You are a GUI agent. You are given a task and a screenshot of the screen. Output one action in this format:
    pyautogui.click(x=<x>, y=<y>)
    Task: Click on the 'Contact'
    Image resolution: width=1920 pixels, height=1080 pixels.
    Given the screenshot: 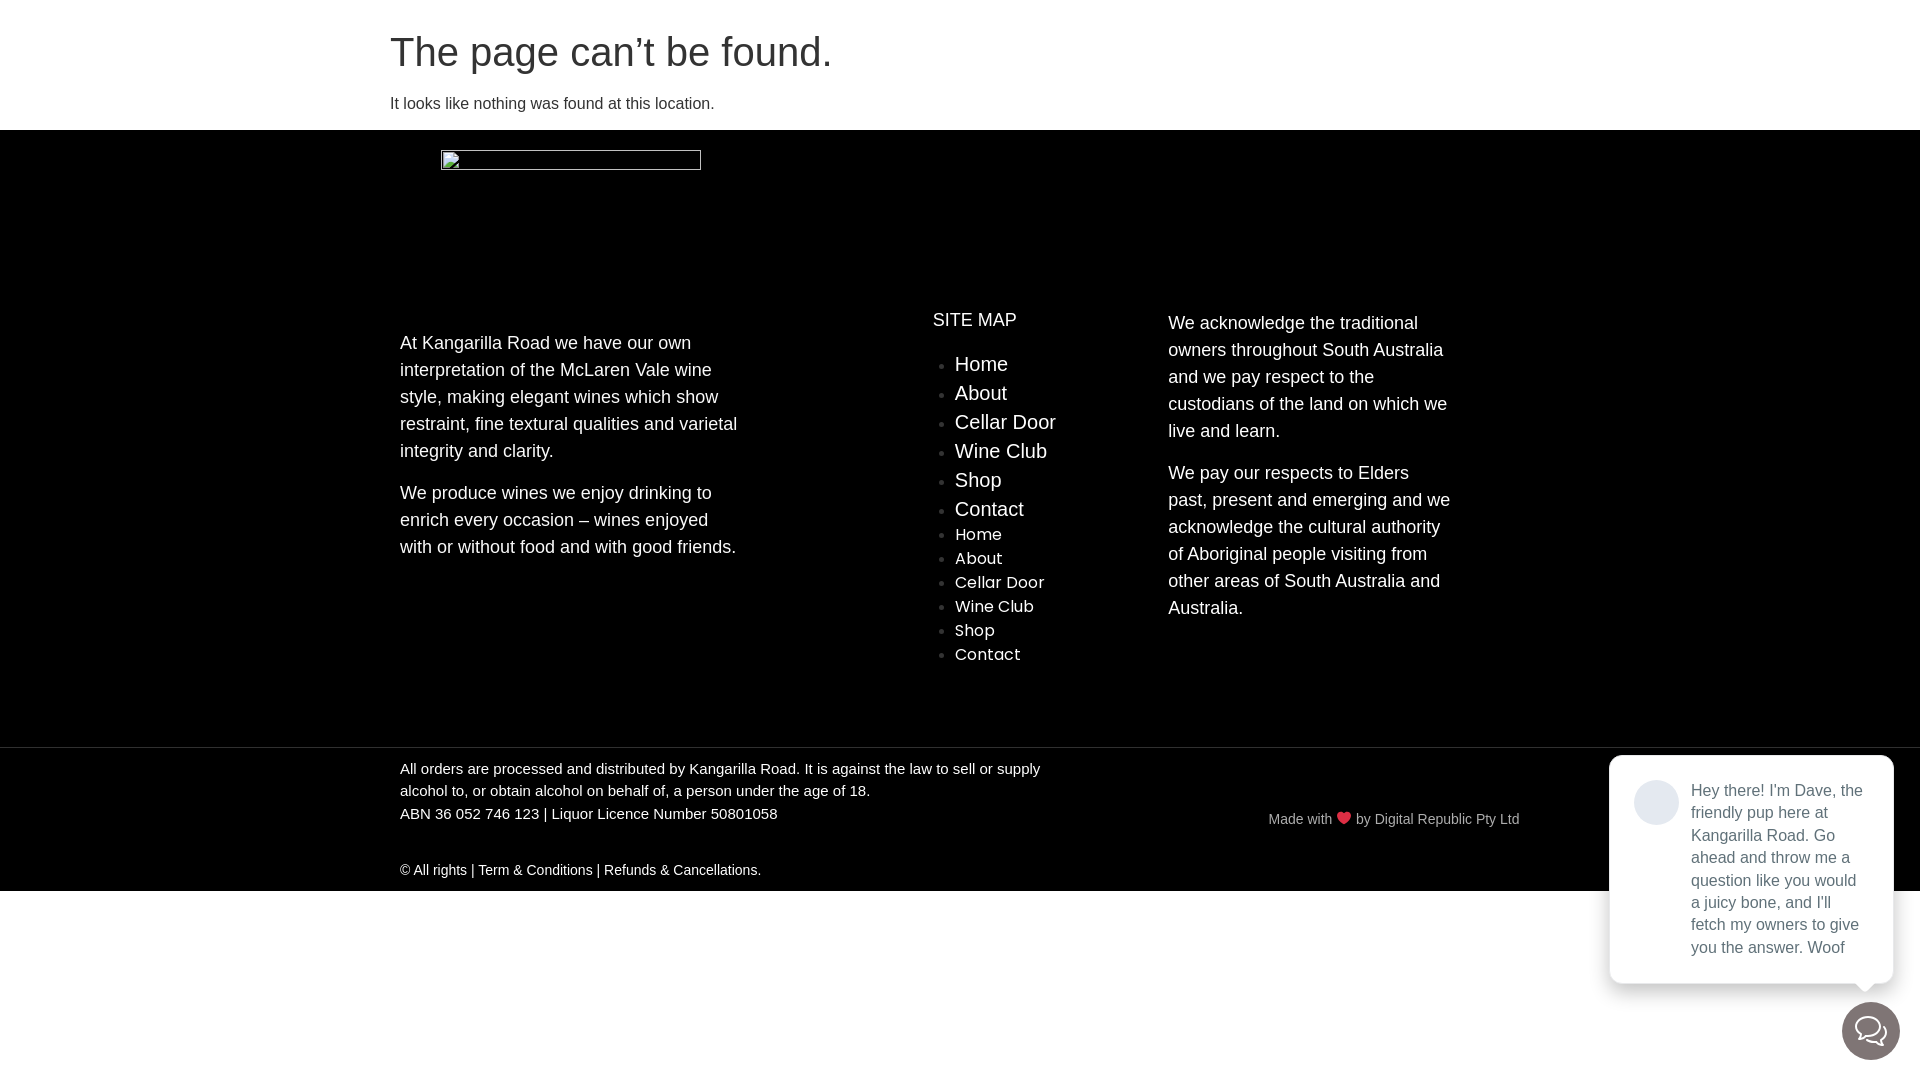 What is the action you would take?
    pyautogui.click(x=954, y=654)
    